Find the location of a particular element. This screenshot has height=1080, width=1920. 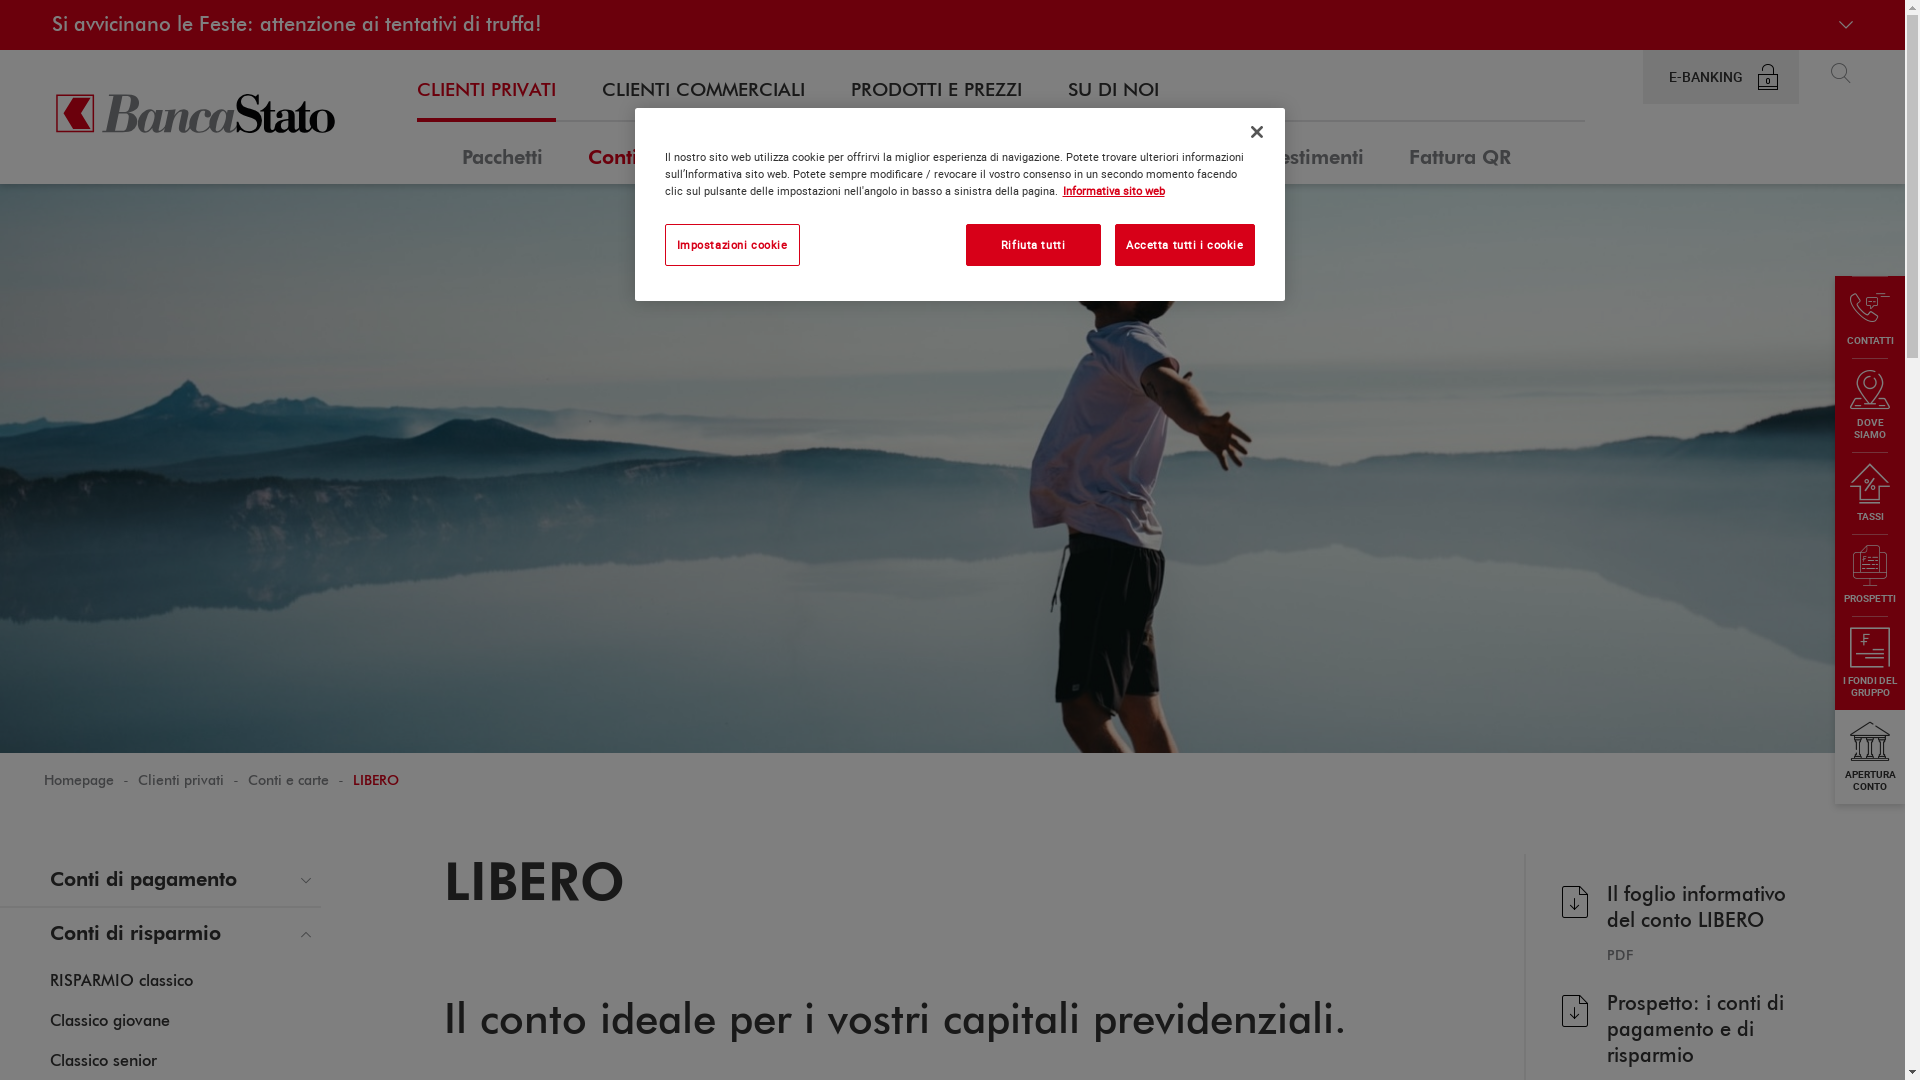

'CONTATTI' is located at coordinates (1869, 315).